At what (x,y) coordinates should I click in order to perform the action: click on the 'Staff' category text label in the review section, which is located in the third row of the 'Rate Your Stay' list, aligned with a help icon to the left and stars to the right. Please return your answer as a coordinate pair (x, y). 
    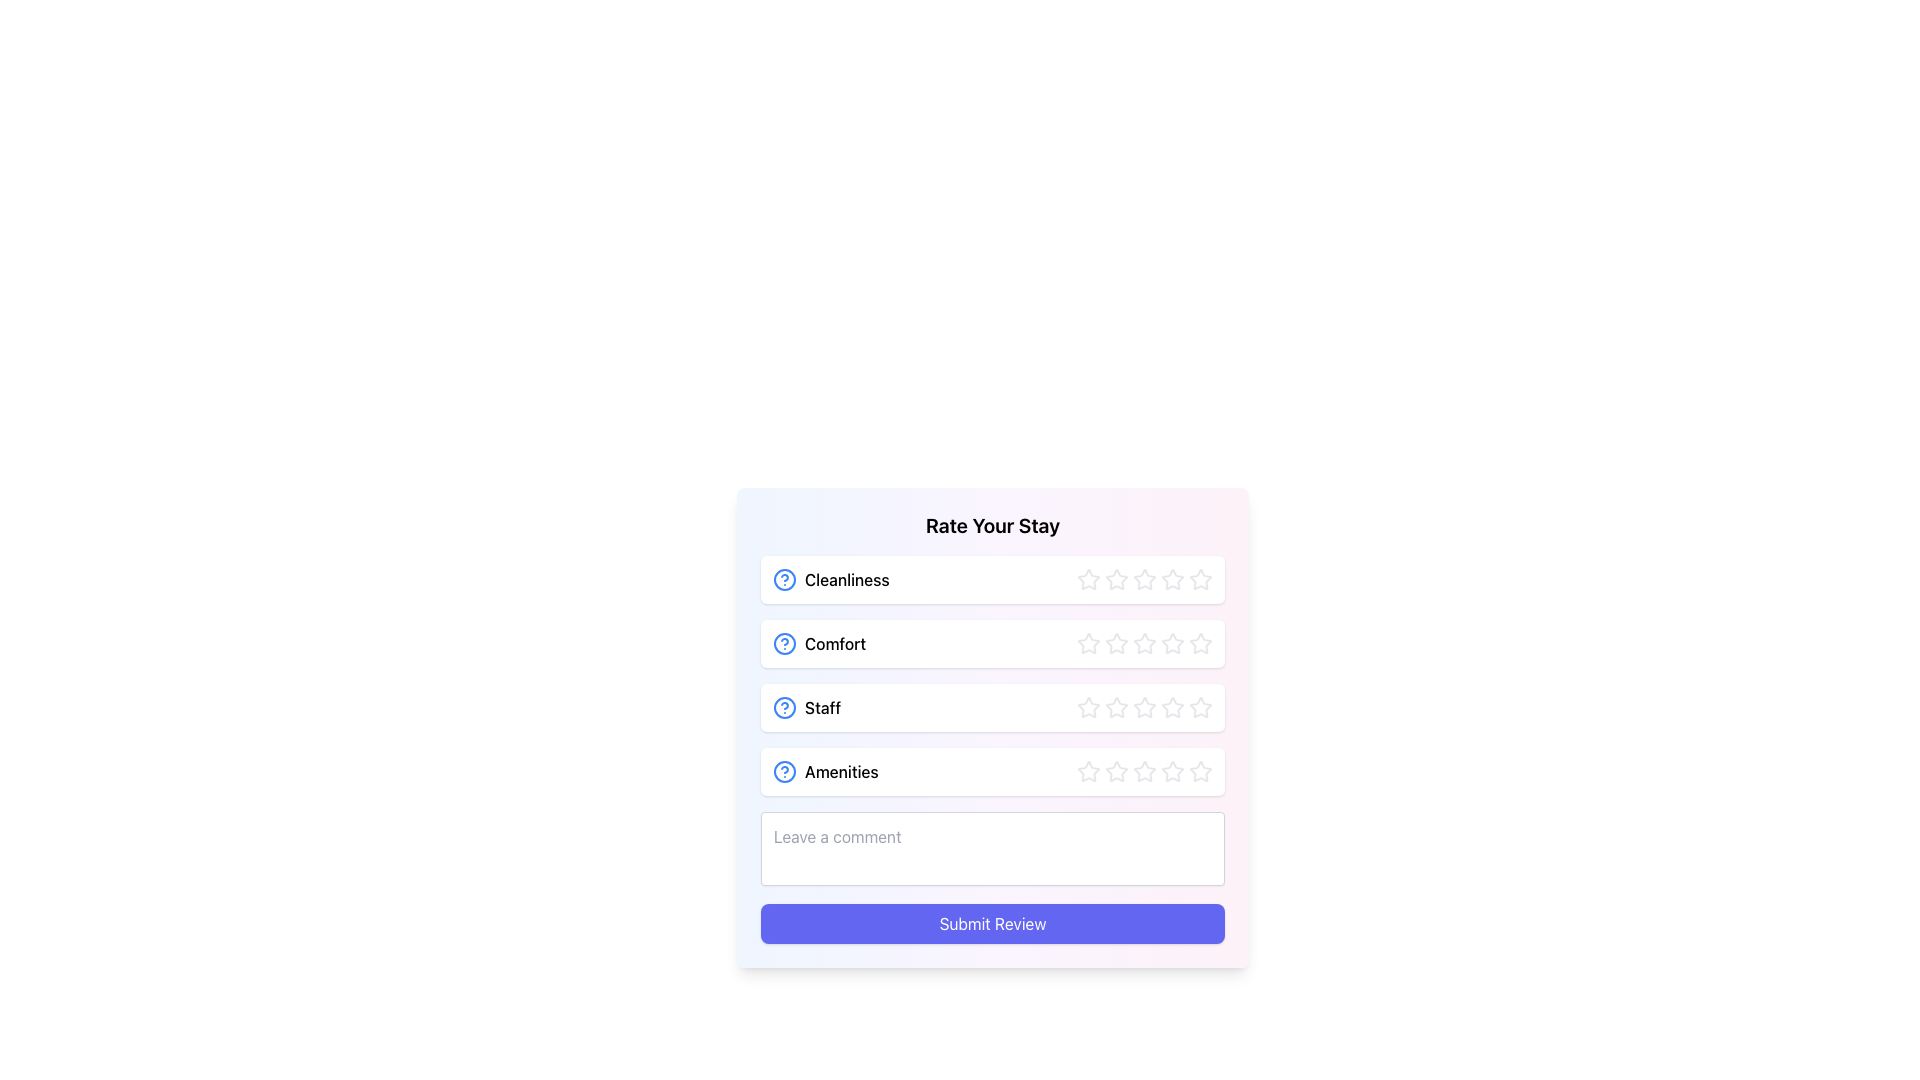
    Looking at the image, I should click on (823, 707).